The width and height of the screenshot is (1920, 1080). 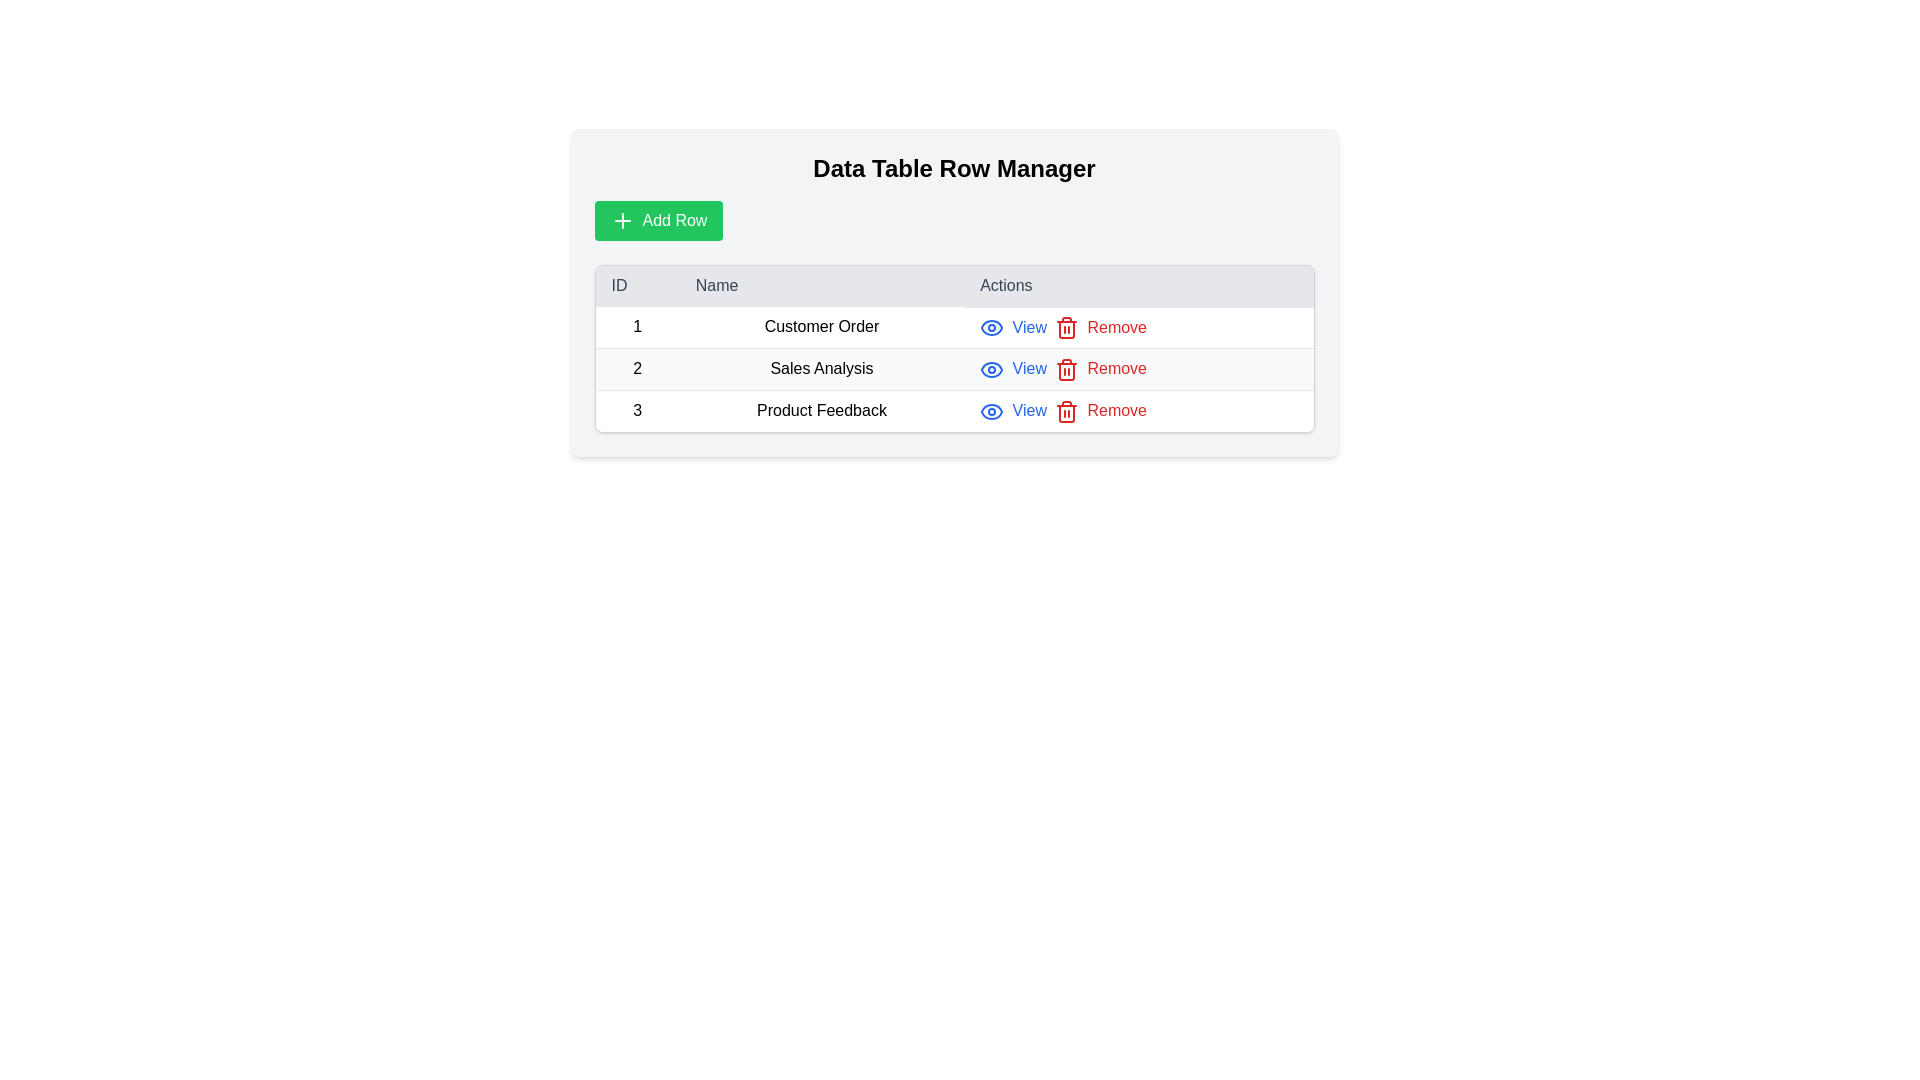 I want to click on the text link that allows users, so click(x=1013, y=326).